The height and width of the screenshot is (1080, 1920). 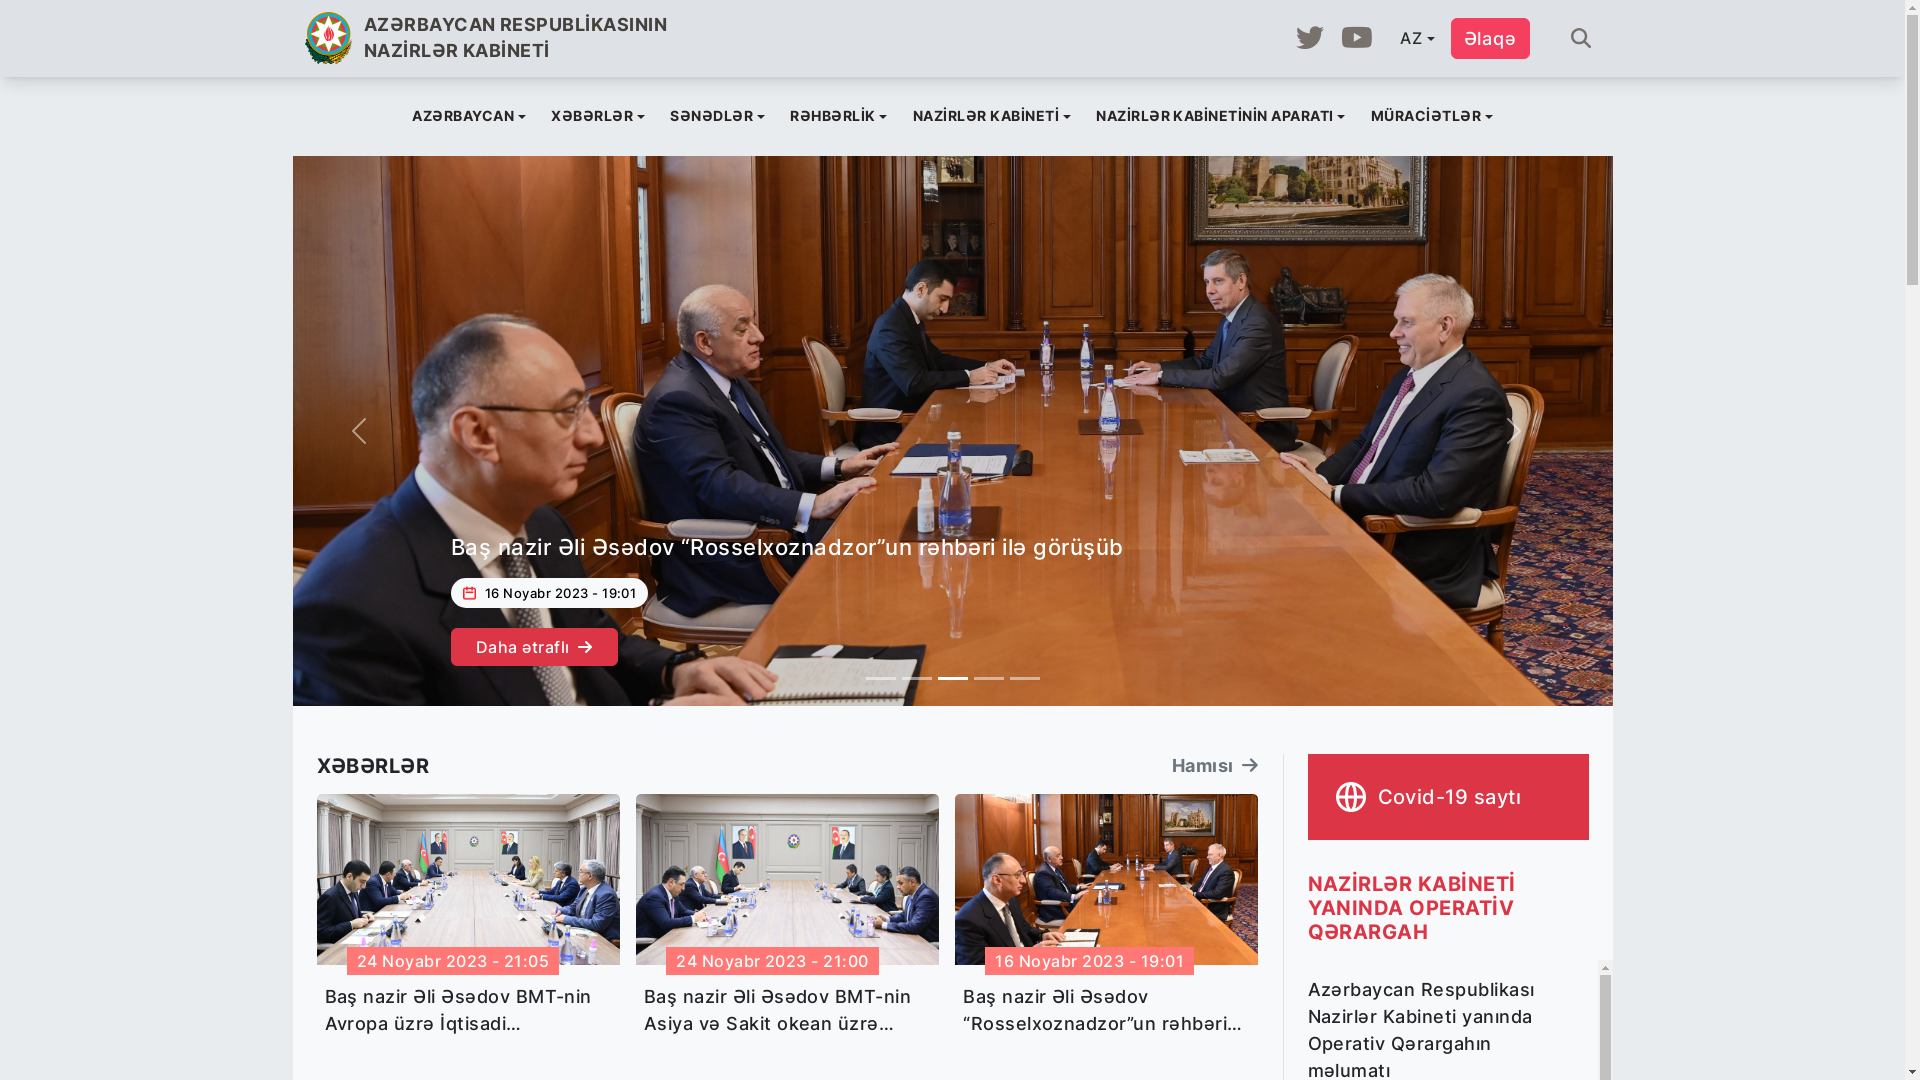 I want to click on 'AZ', so click(x=1387, y=38).